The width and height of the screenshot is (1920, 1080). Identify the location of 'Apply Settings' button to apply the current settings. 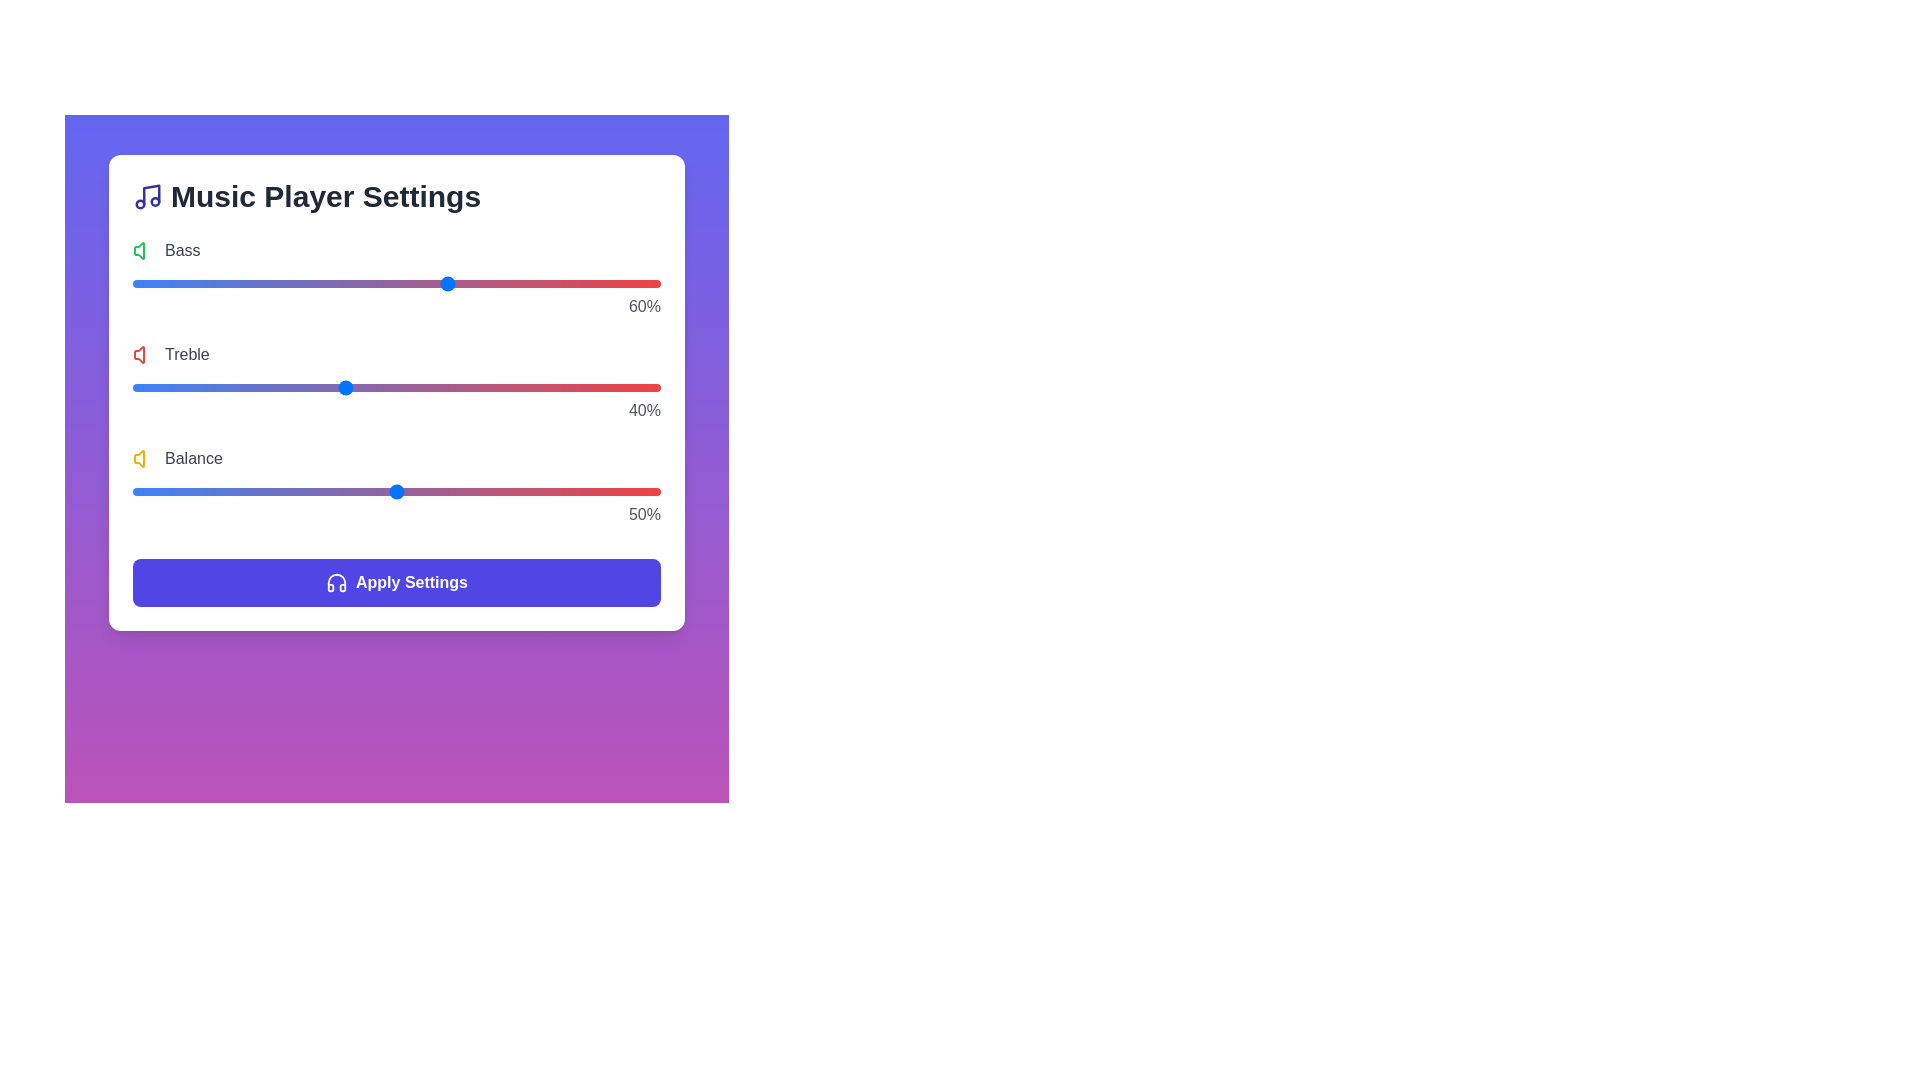
(397, 582).